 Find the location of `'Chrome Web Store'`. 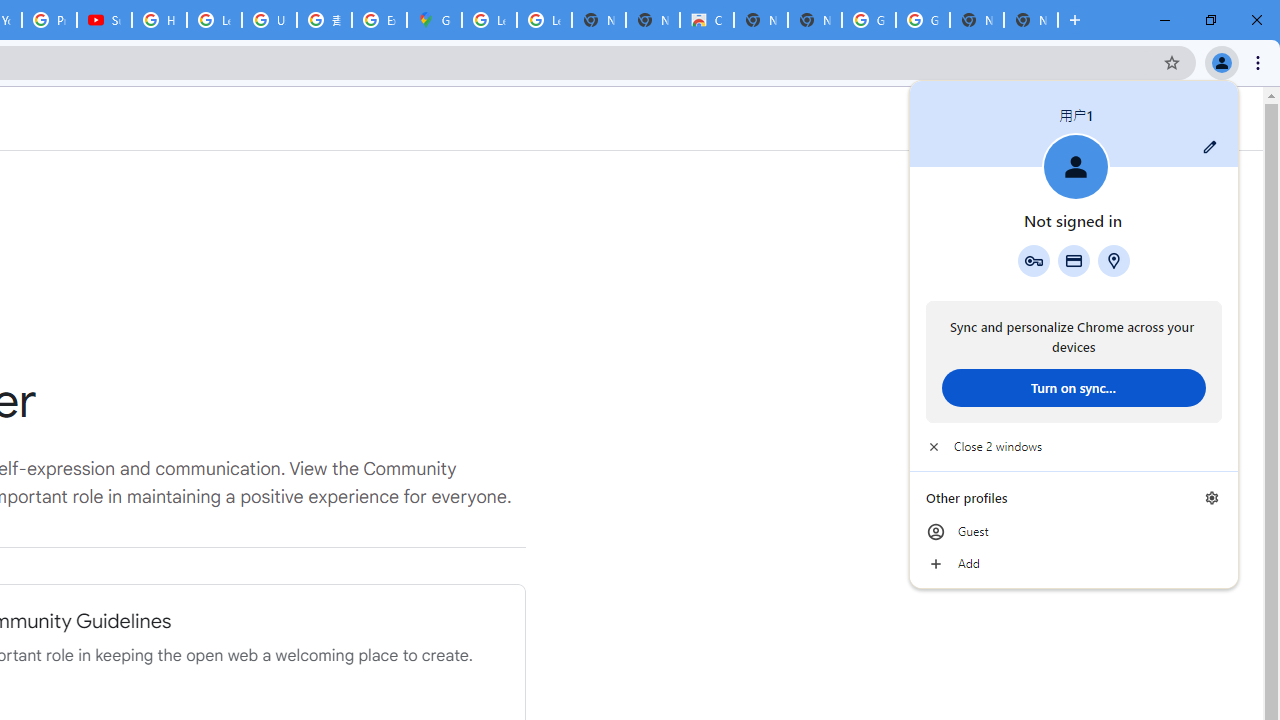

'Chrome Web Store' is located at coordinates (706, 20).